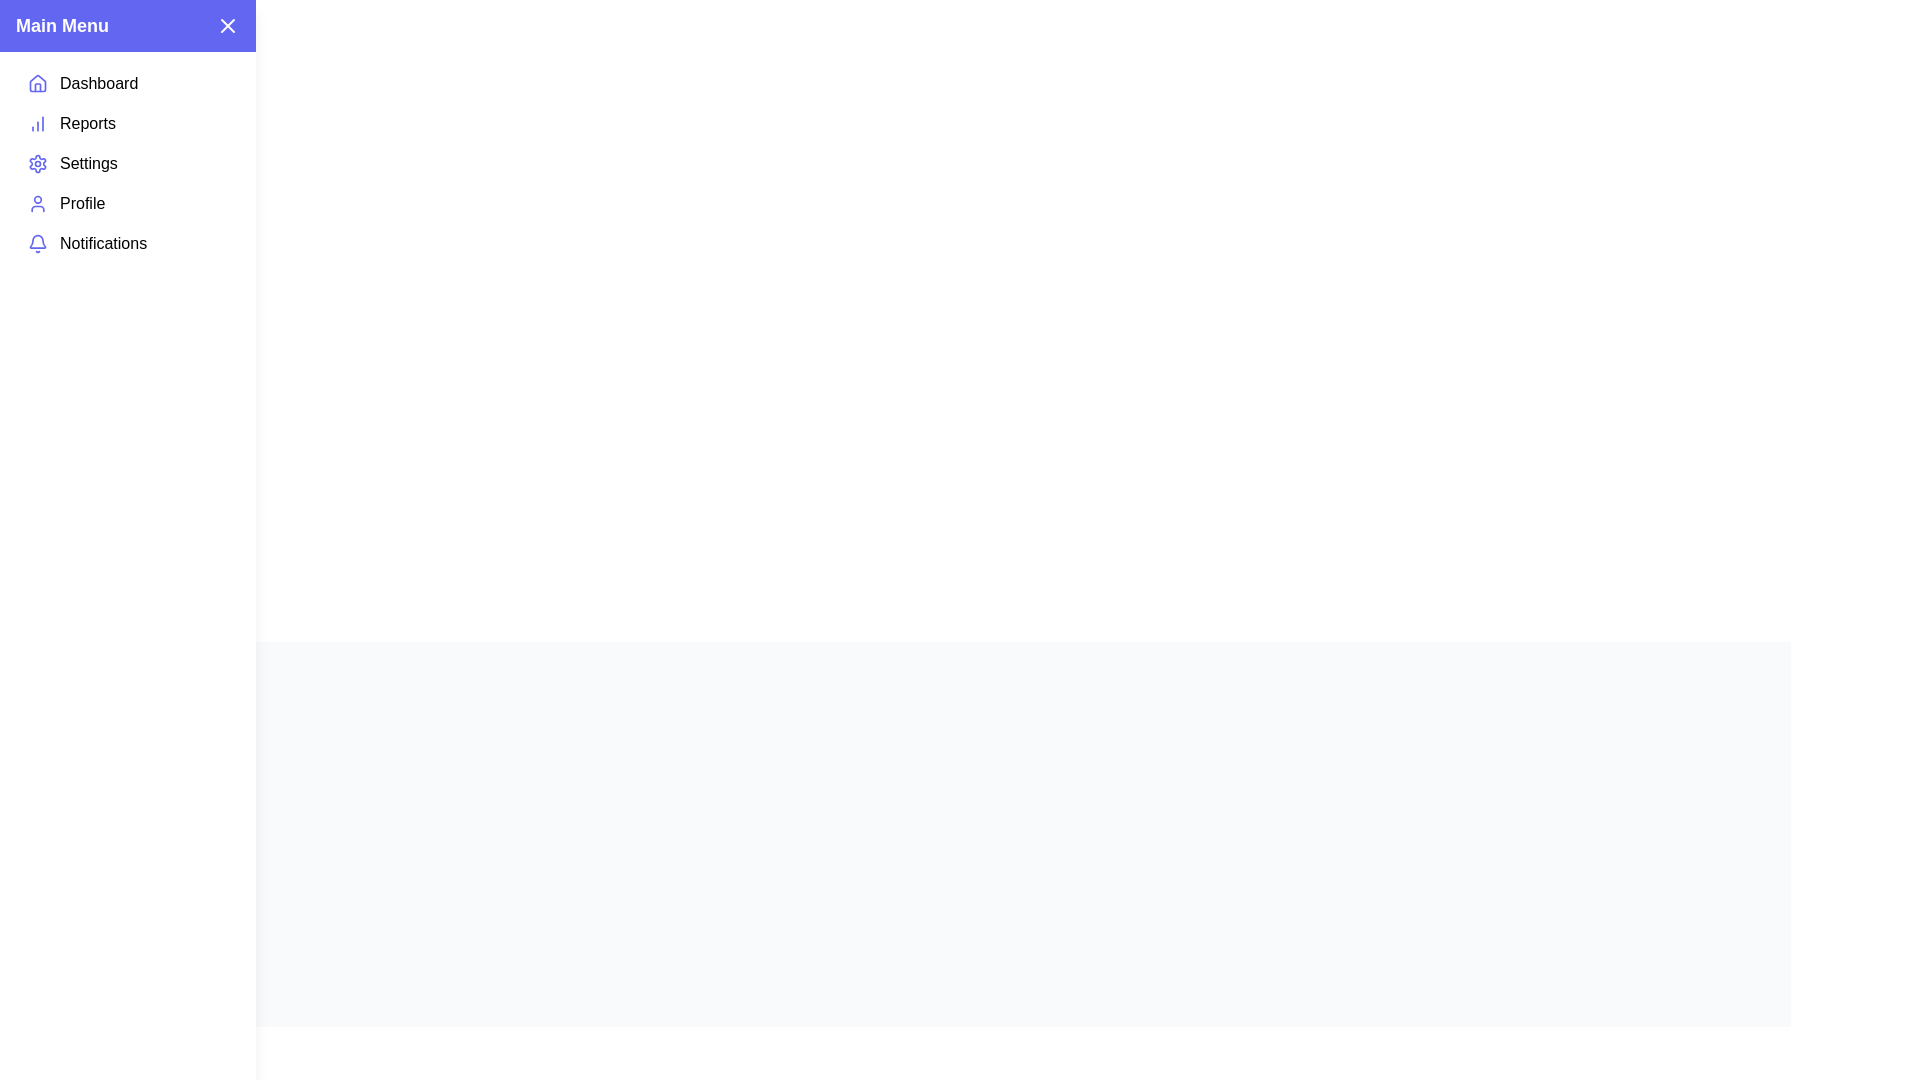 This screenshot has width=1920, height=1080. What do you see at coordinates (38, 83) in the screenshot?
I see `the indigo house icon in the sidebar menu labeled 'Dashboard'` at bounding box center [38, 83].